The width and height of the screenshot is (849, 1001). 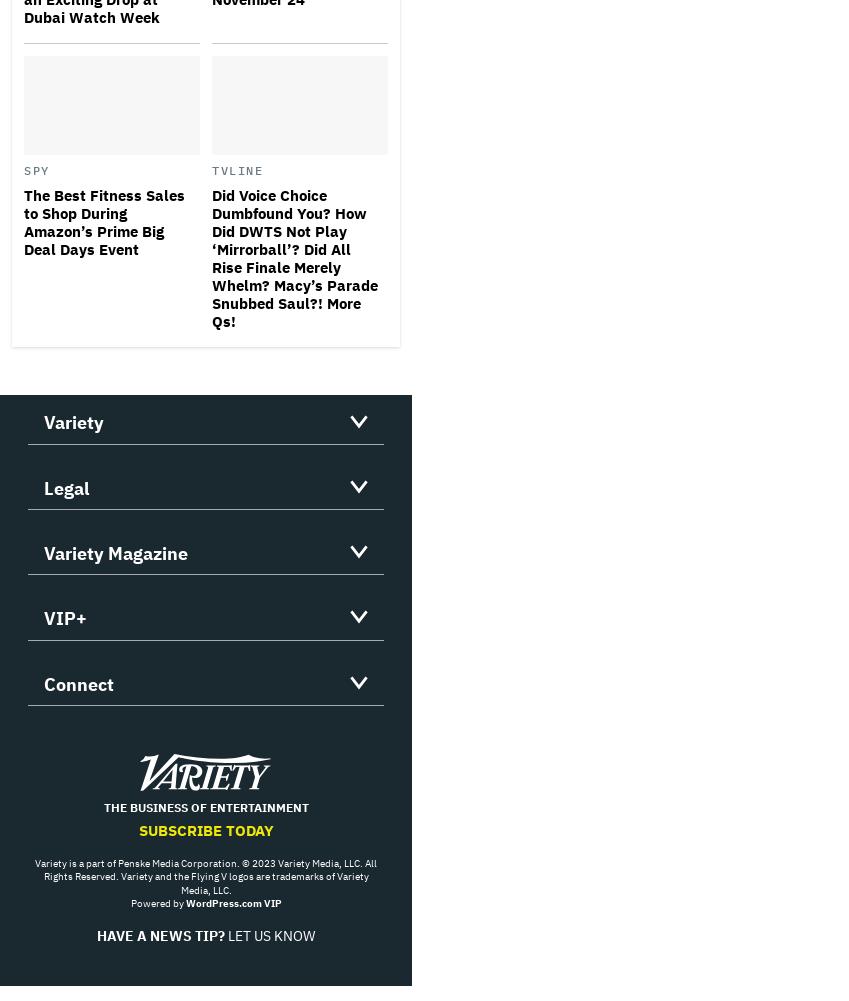 What do you see at coordinates (82, 809) in the screenshot?
I see `'Facebook'` at bounding box center [82, 809].